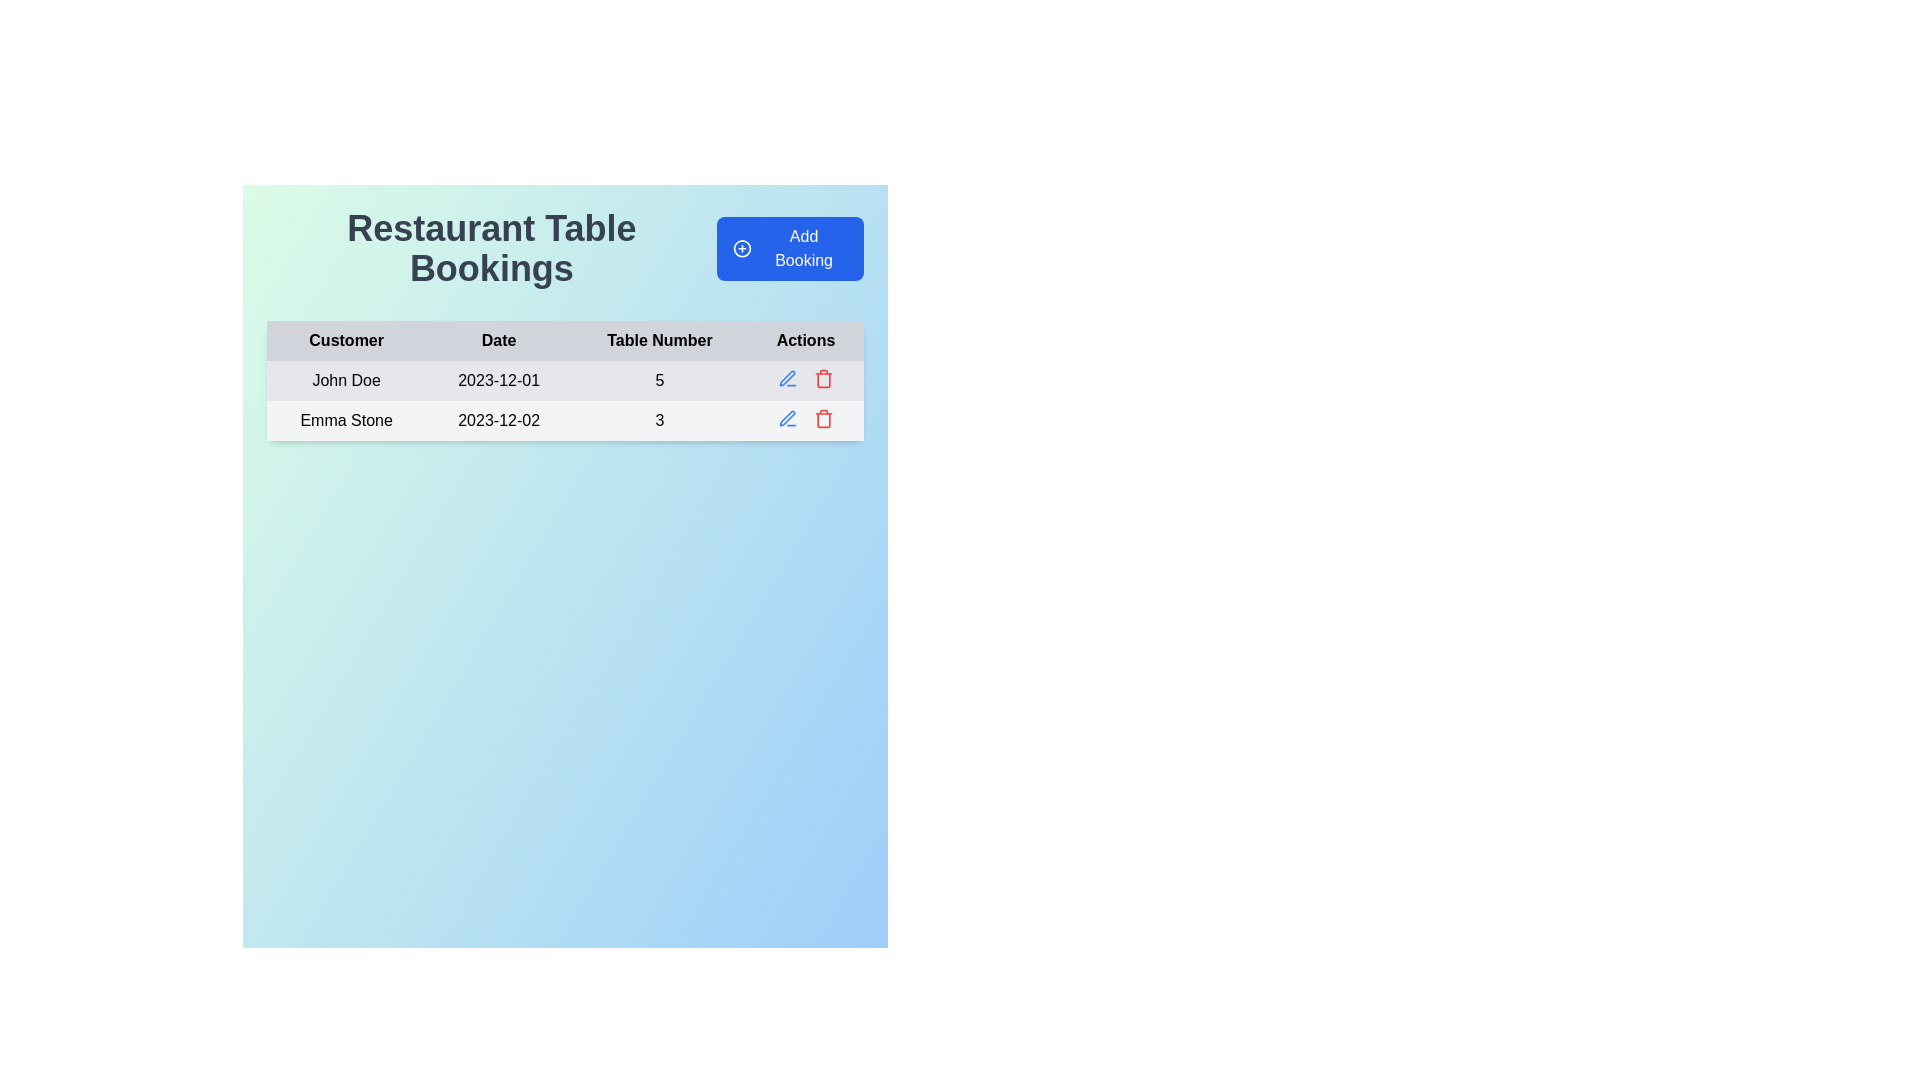 The width and height of the screenshot is (1920, 1080). What do you see at coordinates (806, 339) in the screenshot?
I see `the 'Actions' column header in the table, which is the fourth header element from the left, indicating editing and deleting actions for entries` at bounding box center [806, 339].